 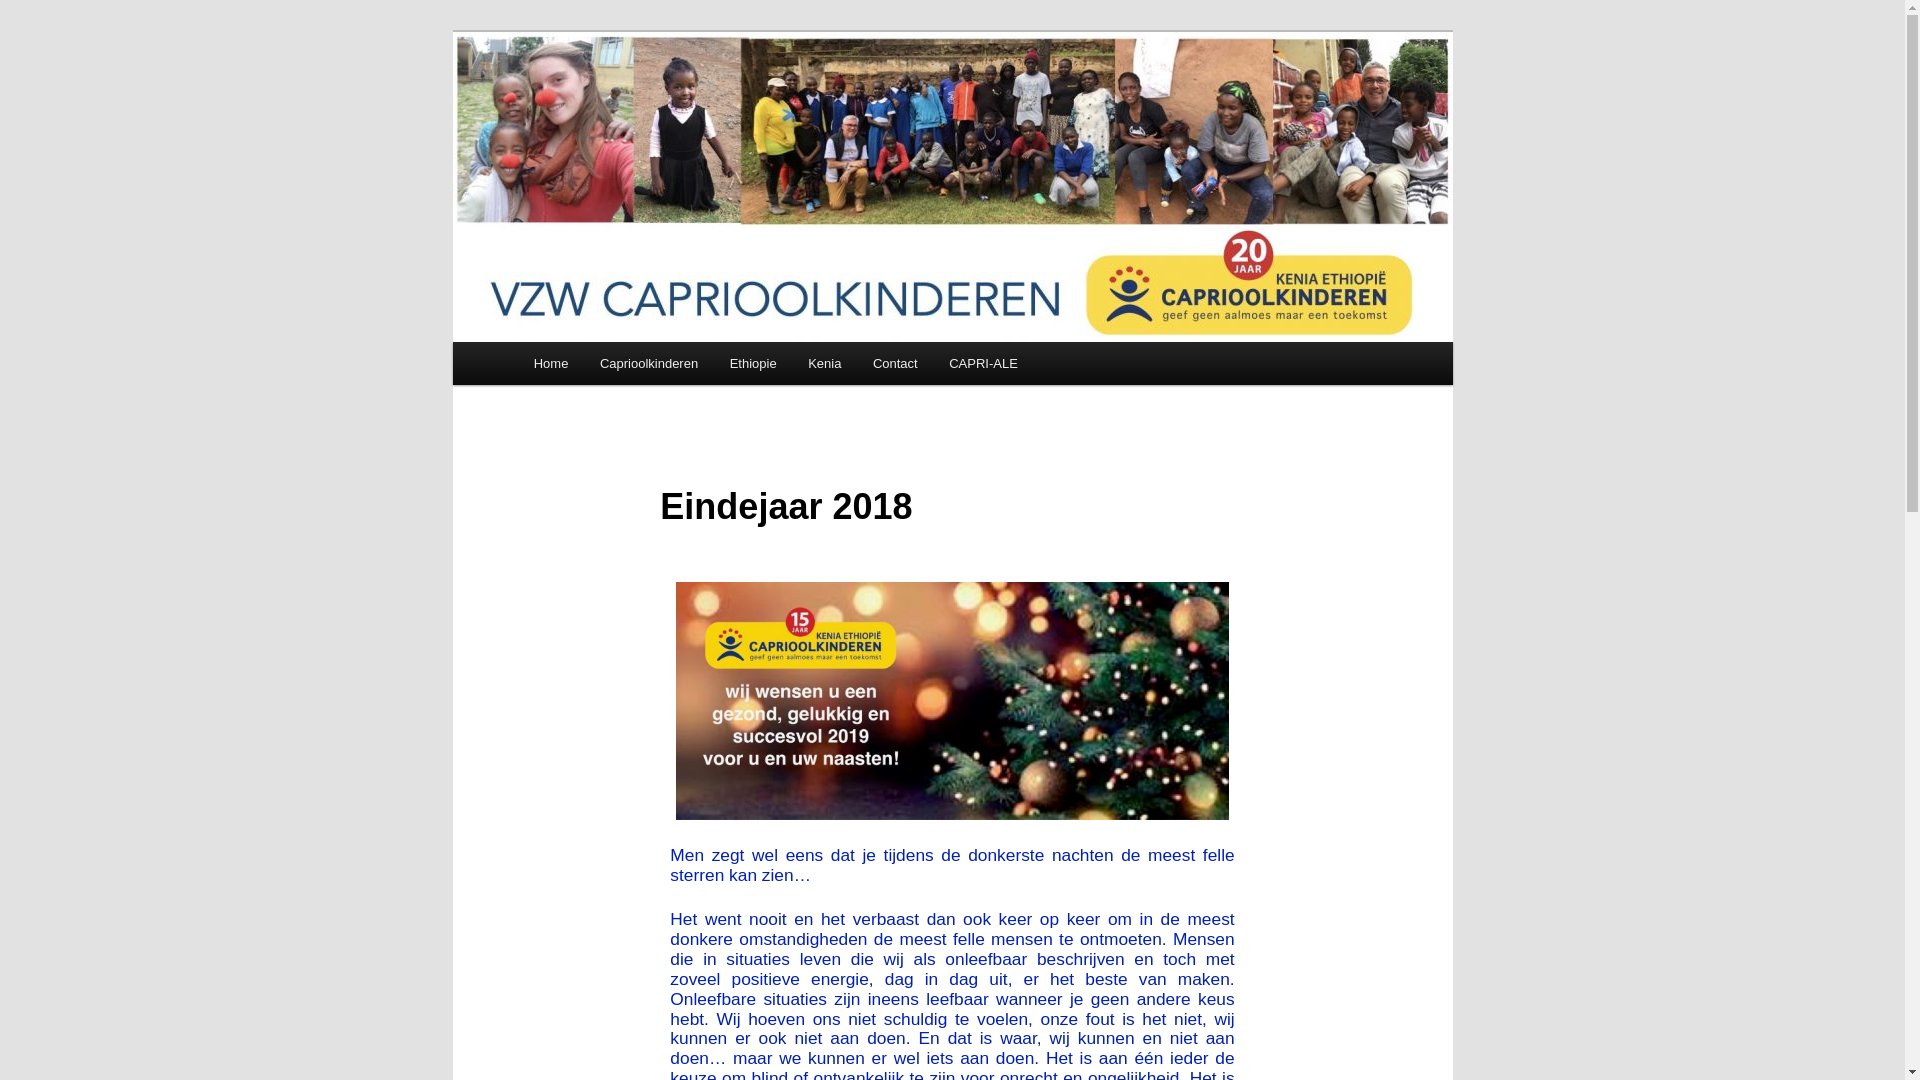 I want to click on 'Spring naar de primaire inhoud', so click(x=30, y=30).